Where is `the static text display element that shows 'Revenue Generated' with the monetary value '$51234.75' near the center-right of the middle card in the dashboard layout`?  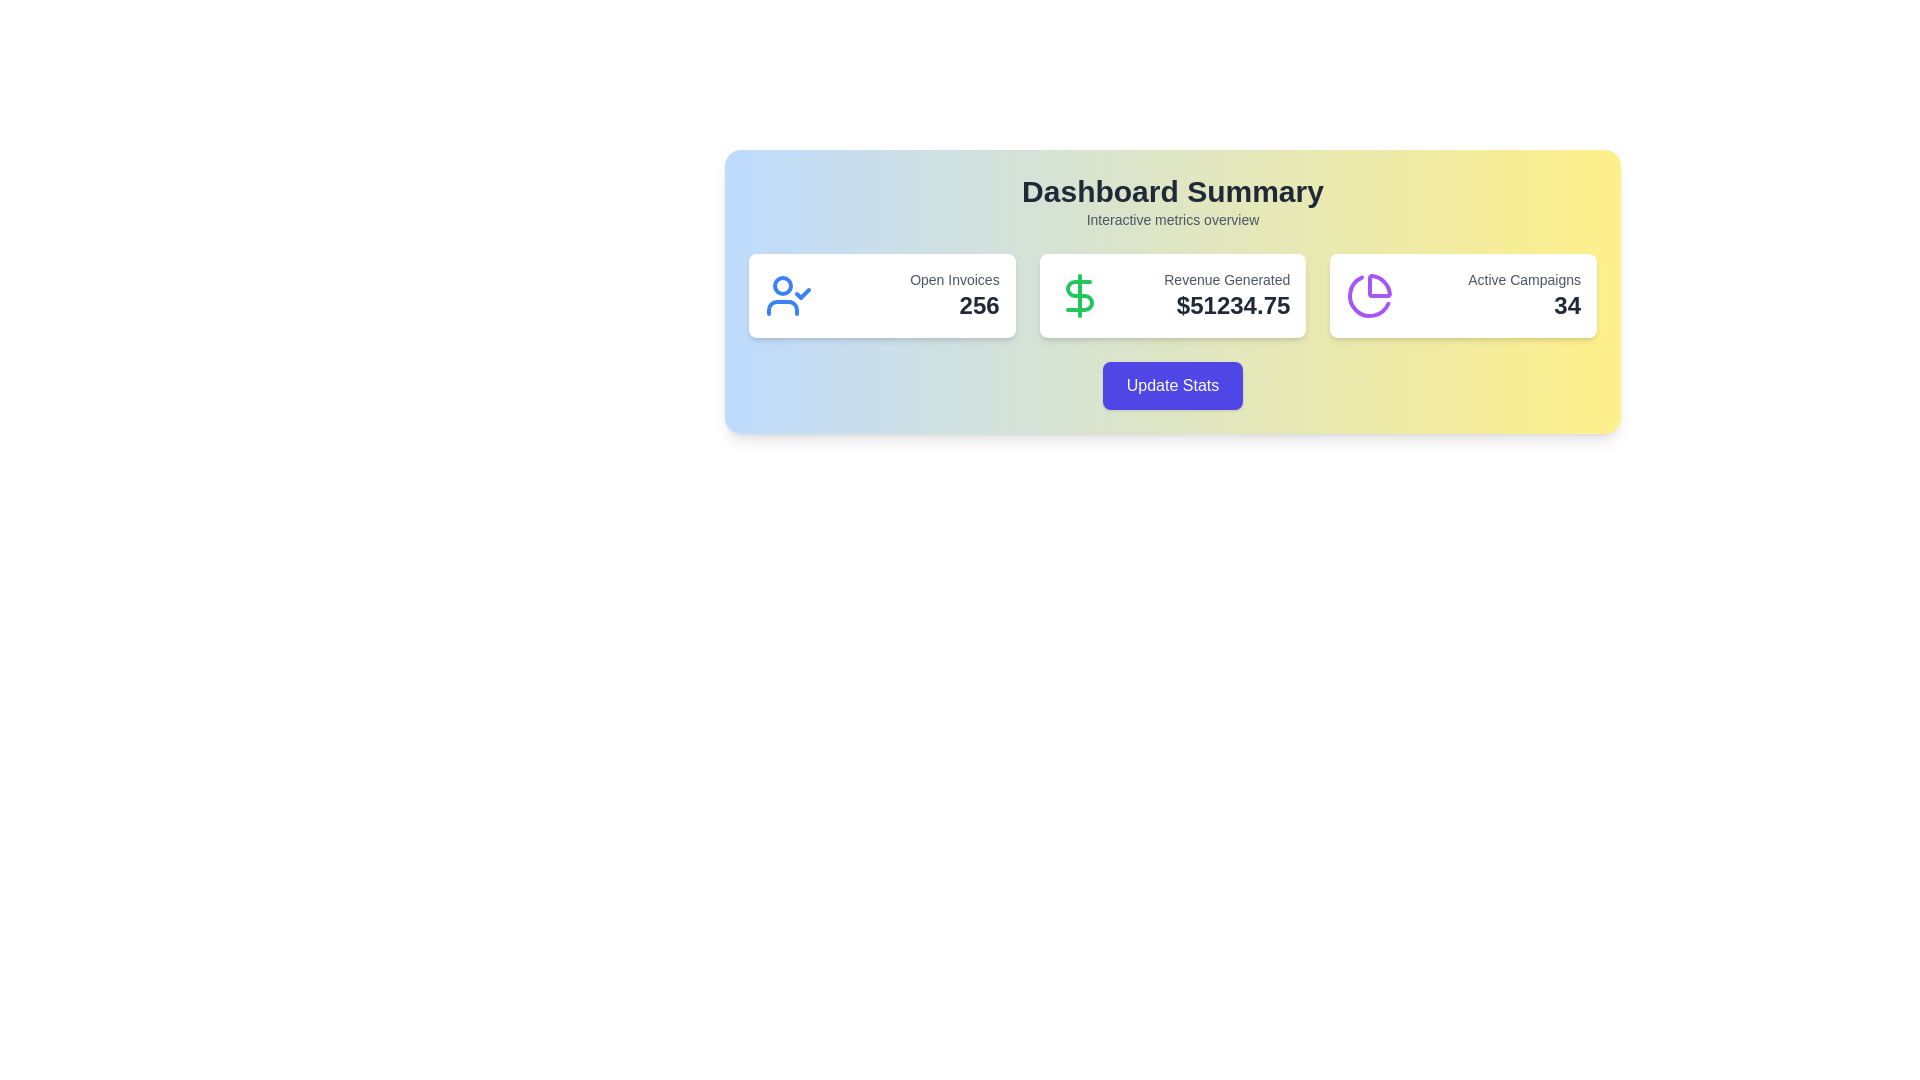
the static text display element that shows 'Revenue Generated' with the monetary value '$51234.75' near the center-right of the middle card in the dashboard layout is located at coordinates (1226, 296).